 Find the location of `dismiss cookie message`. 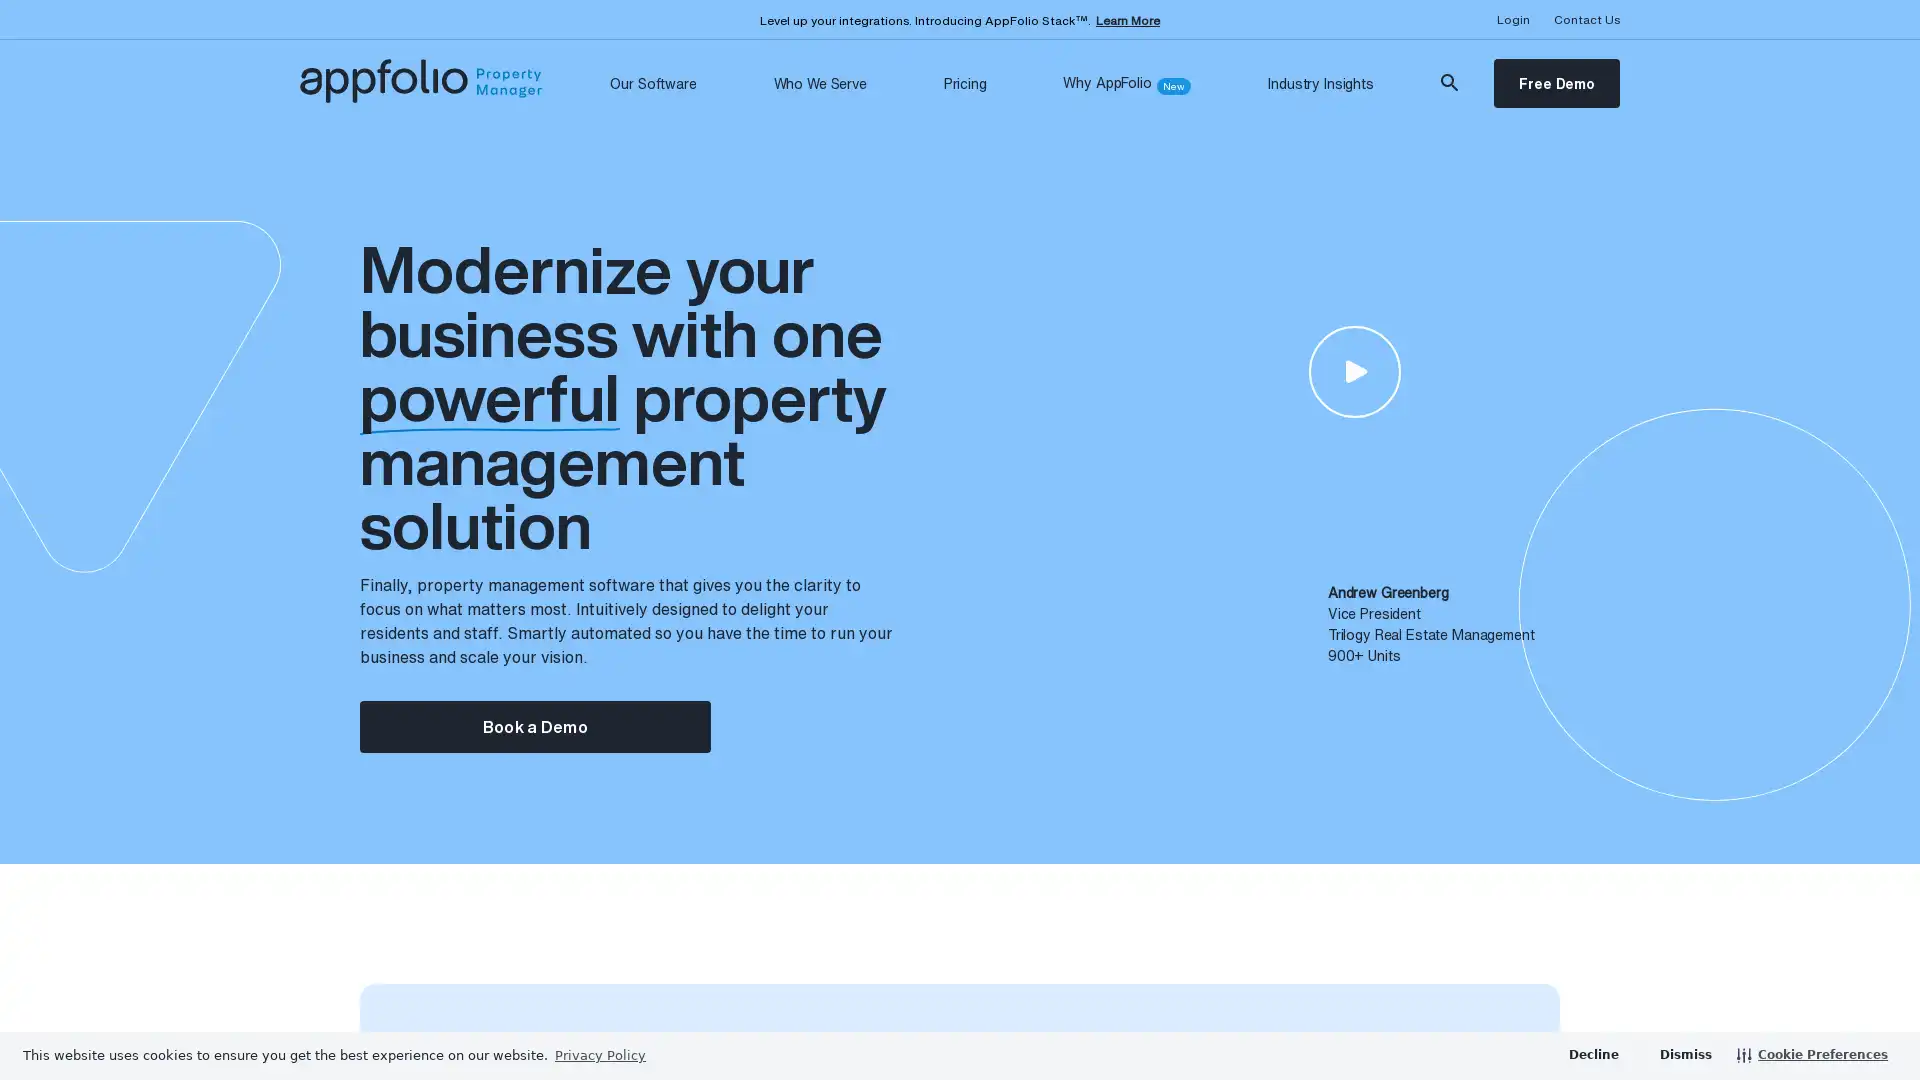

dismiss cookie message is located at coordinates (1683, 1054).